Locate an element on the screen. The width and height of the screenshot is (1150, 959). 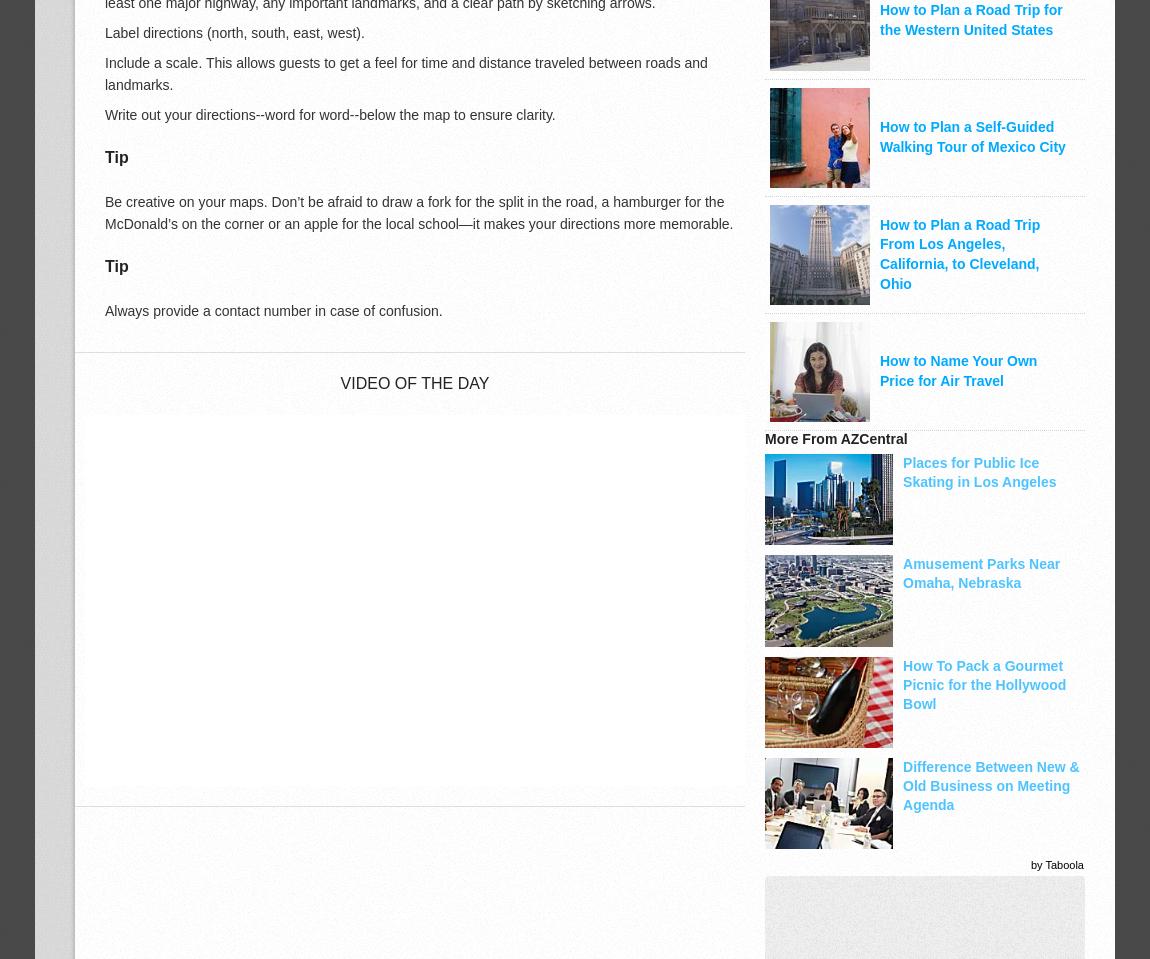
'How to Name Your Own Price for Air Travel' is located at coordinates (958, 371).